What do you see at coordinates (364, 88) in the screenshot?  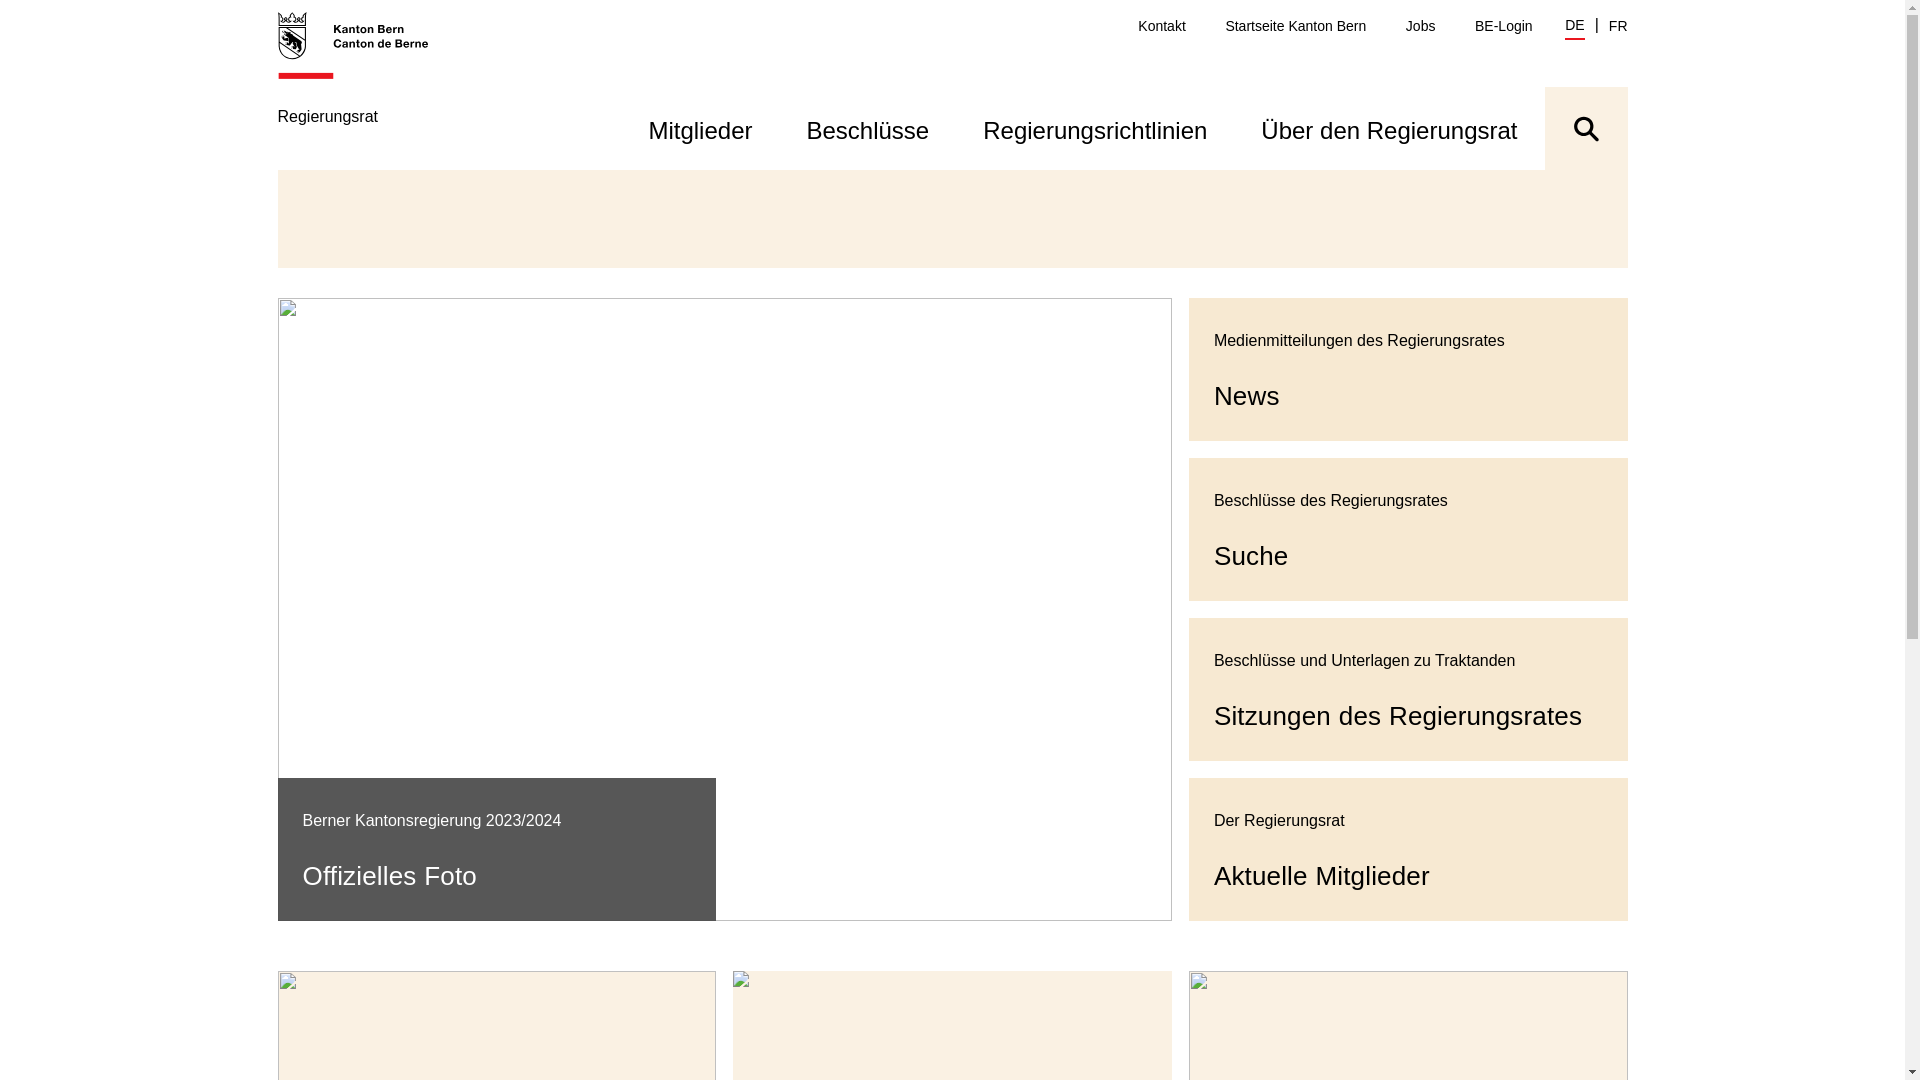 I see `'Regierungsrat'` at bounding box center [364, 88].